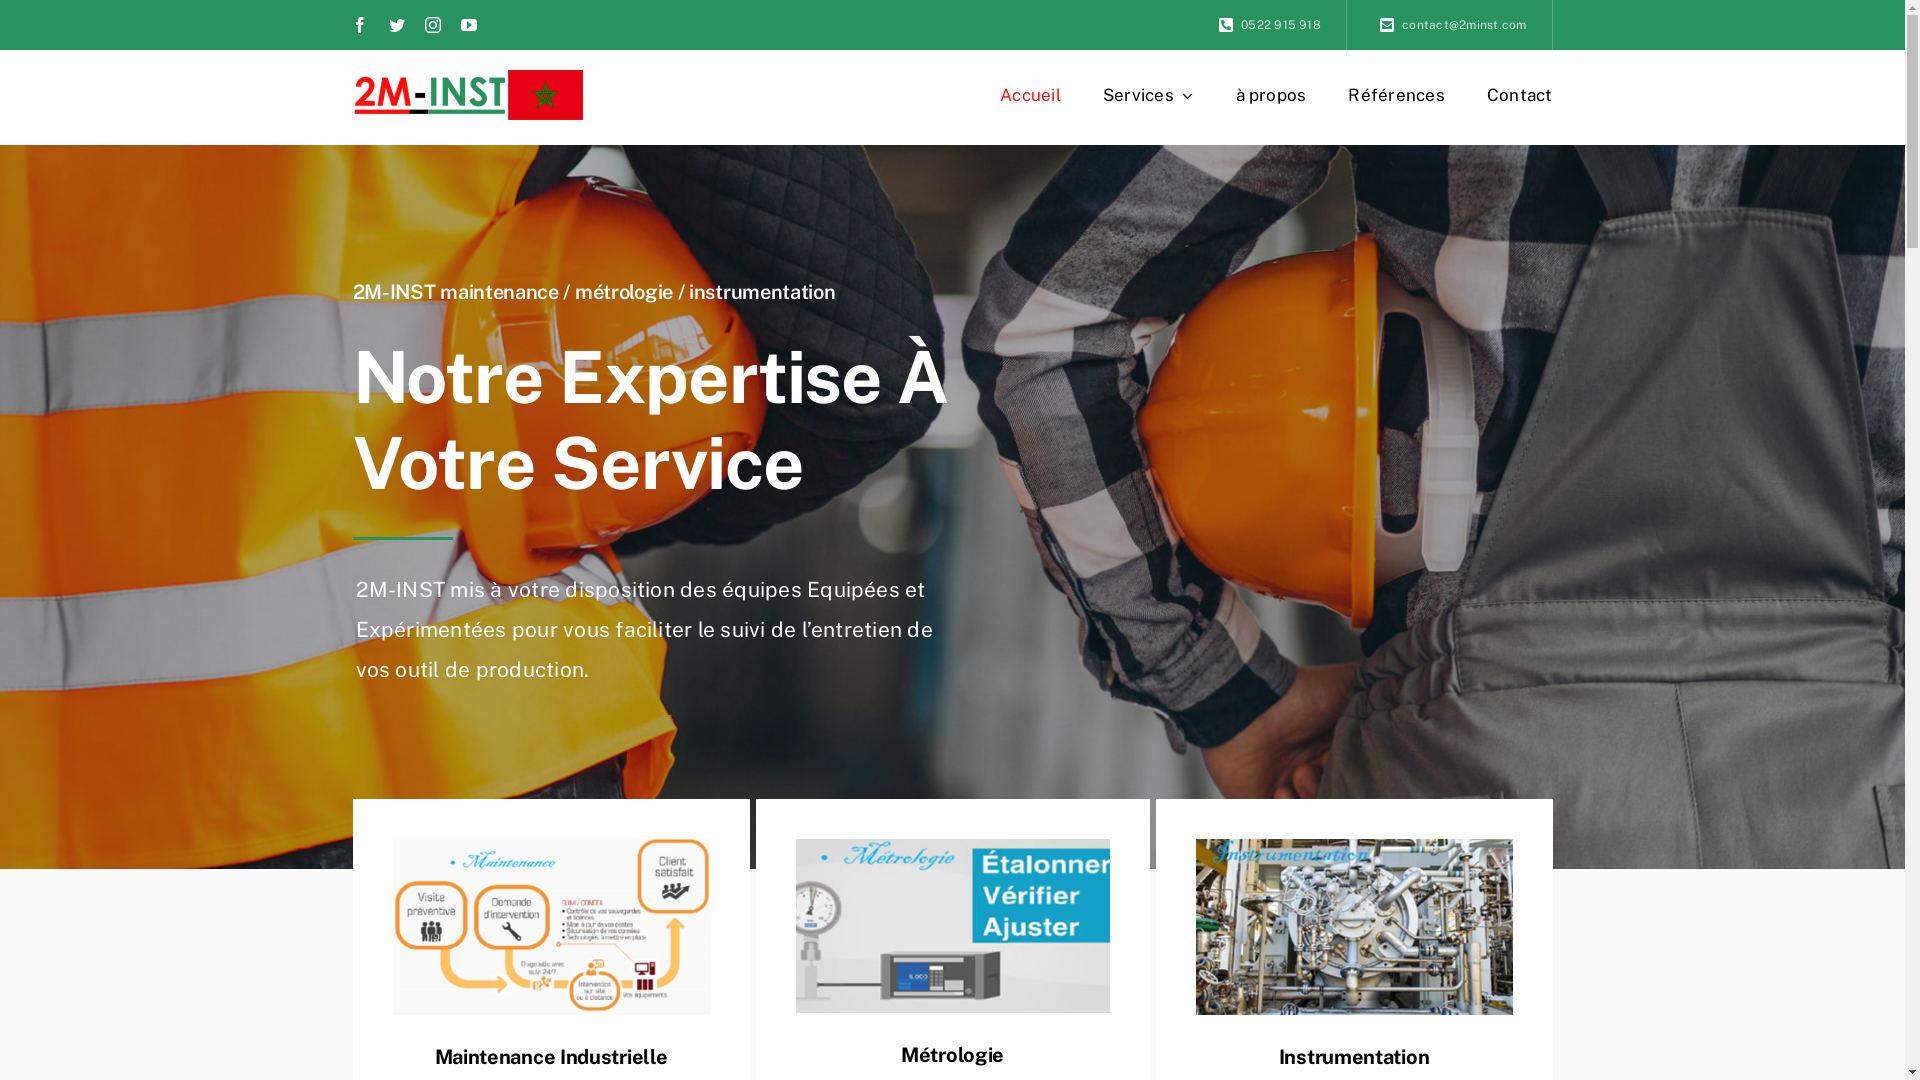 The image size is (1920, 1080). I want to click on 'Contact', so click(1520, 95).